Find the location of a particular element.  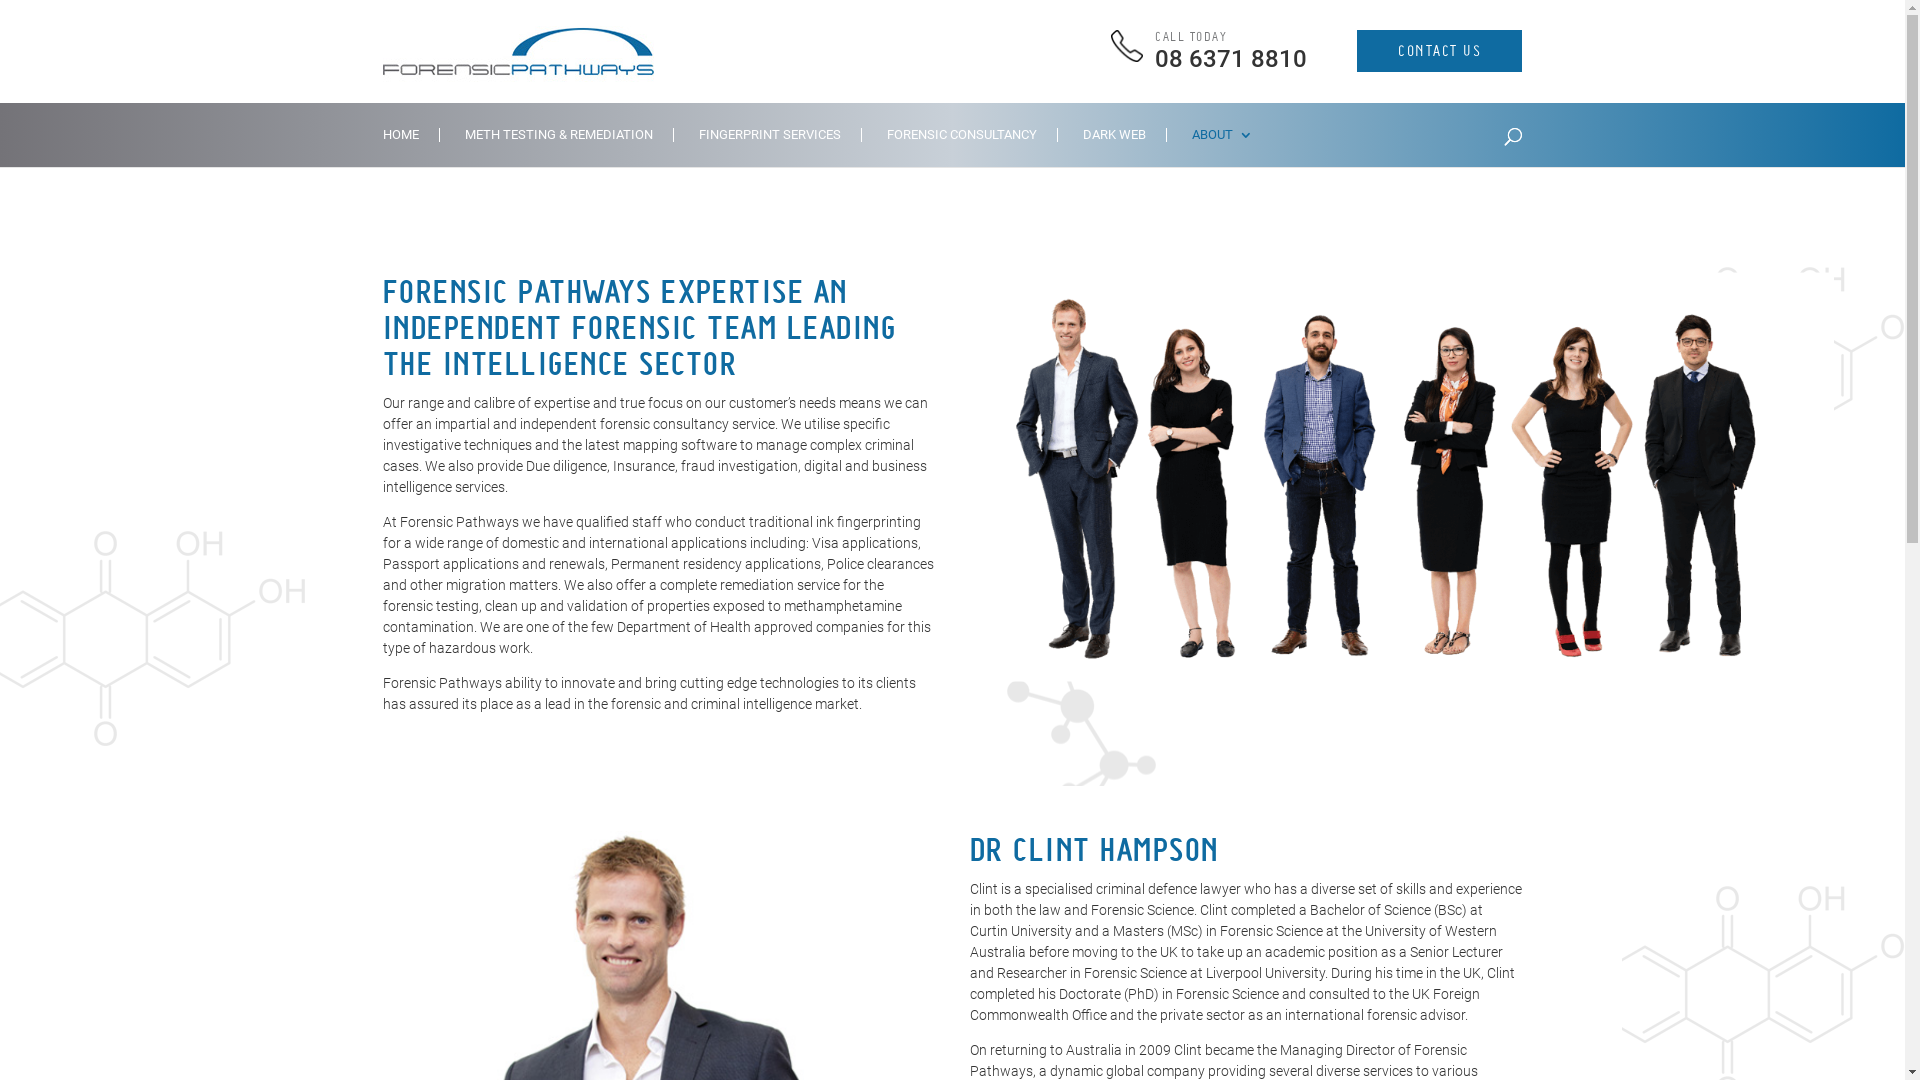

'ABOUT' is located at coordinates (1221, 146).